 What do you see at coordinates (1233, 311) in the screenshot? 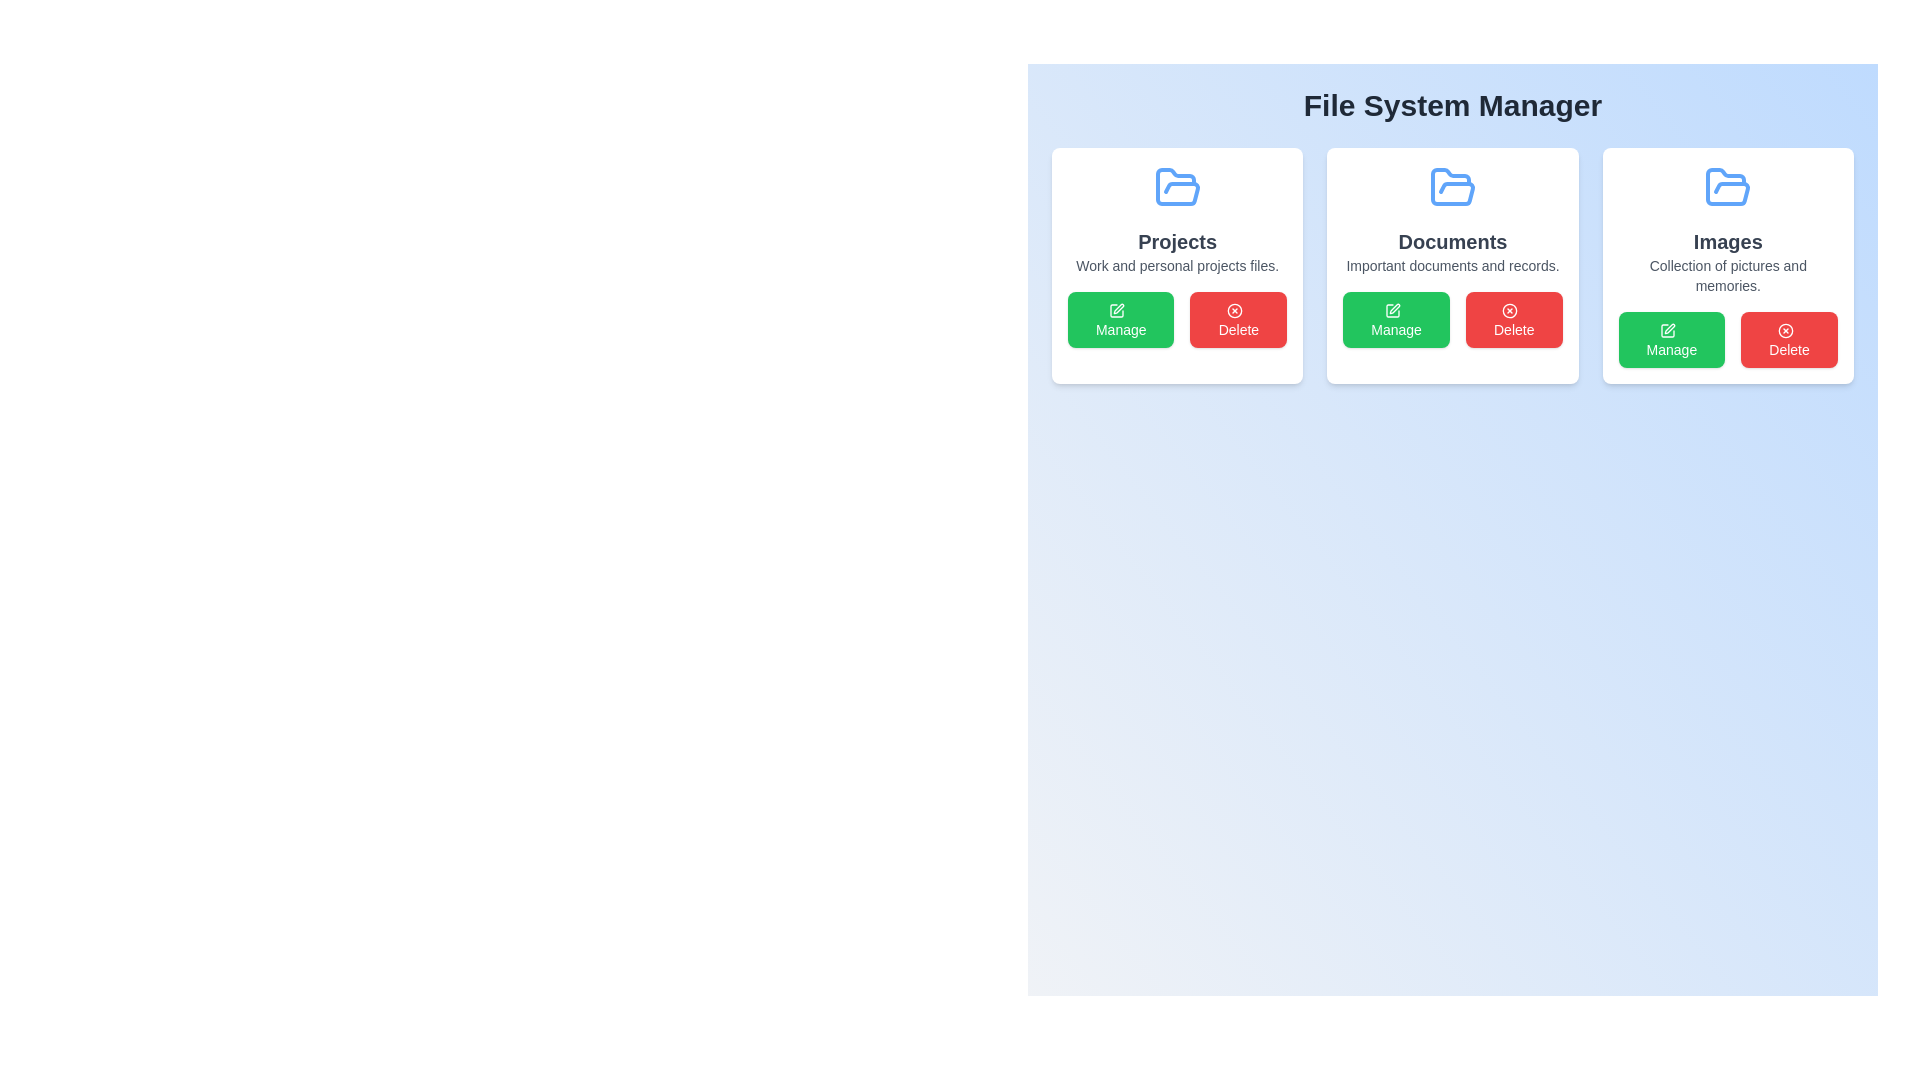
I see `the small red 'X' icon located within the larger red 'Delete' button at the bottom section of the 'Projects' card` at bounding box center [1233, 311].